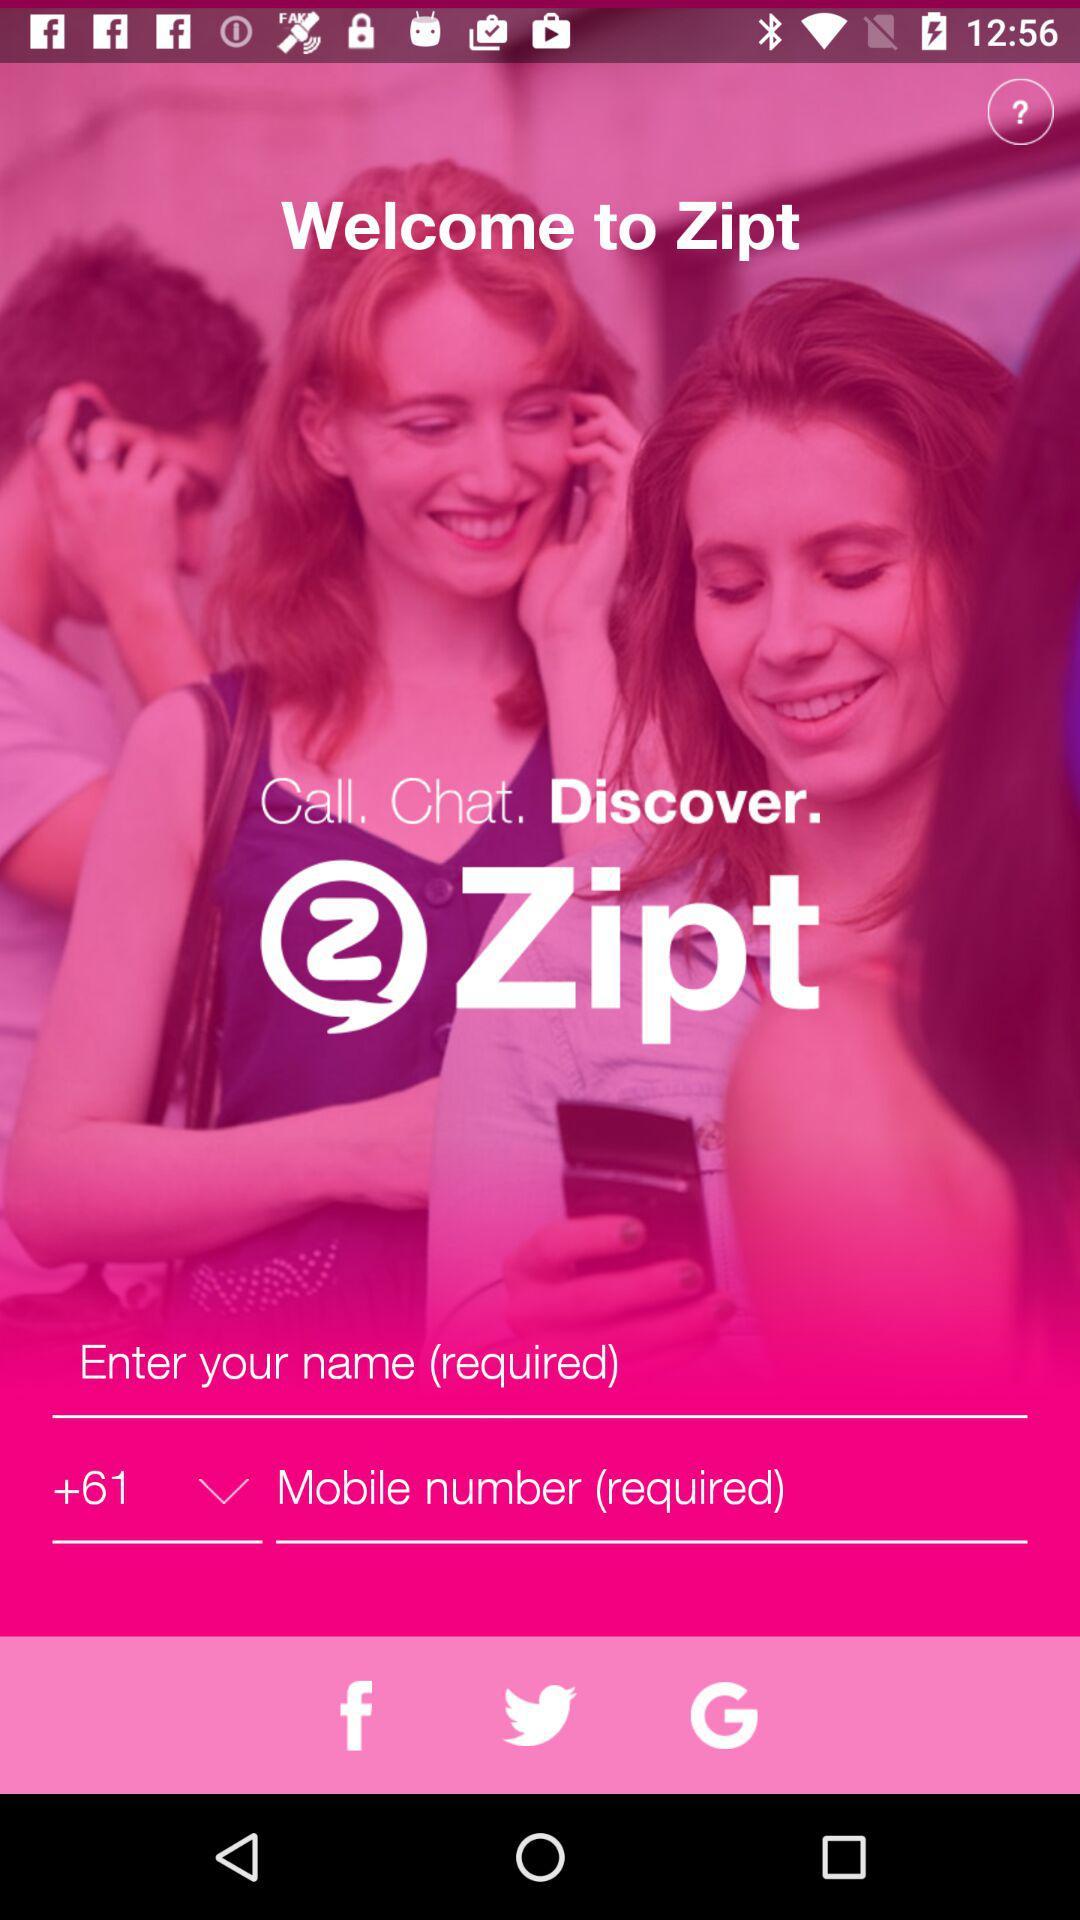 The height and width of the screenshot is (1920, 1080). I want to click on the facebook icon, so click(355, 1714).